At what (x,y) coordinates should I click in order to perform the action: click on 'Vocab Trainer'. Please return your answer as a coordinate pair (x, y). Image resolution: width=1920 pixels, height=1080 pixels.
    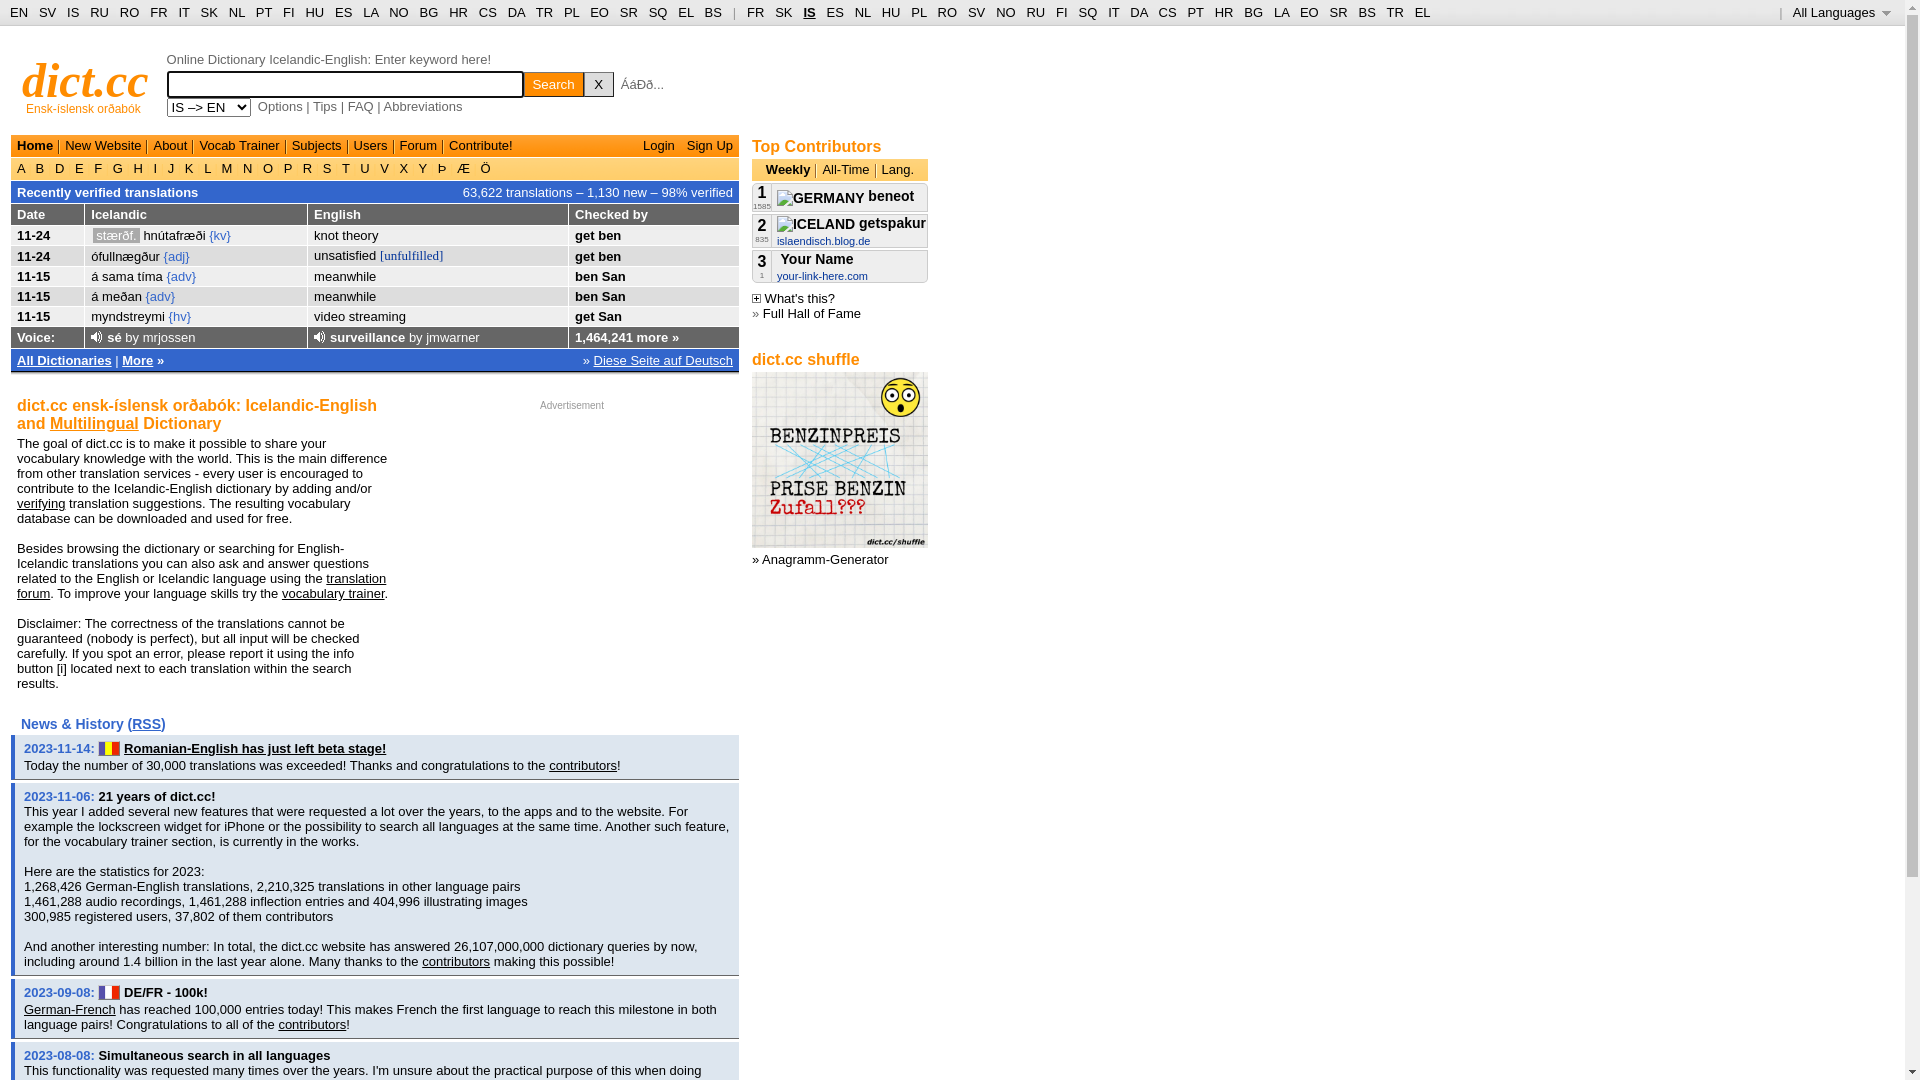
    Looking at the image, I should click on (239, 144).